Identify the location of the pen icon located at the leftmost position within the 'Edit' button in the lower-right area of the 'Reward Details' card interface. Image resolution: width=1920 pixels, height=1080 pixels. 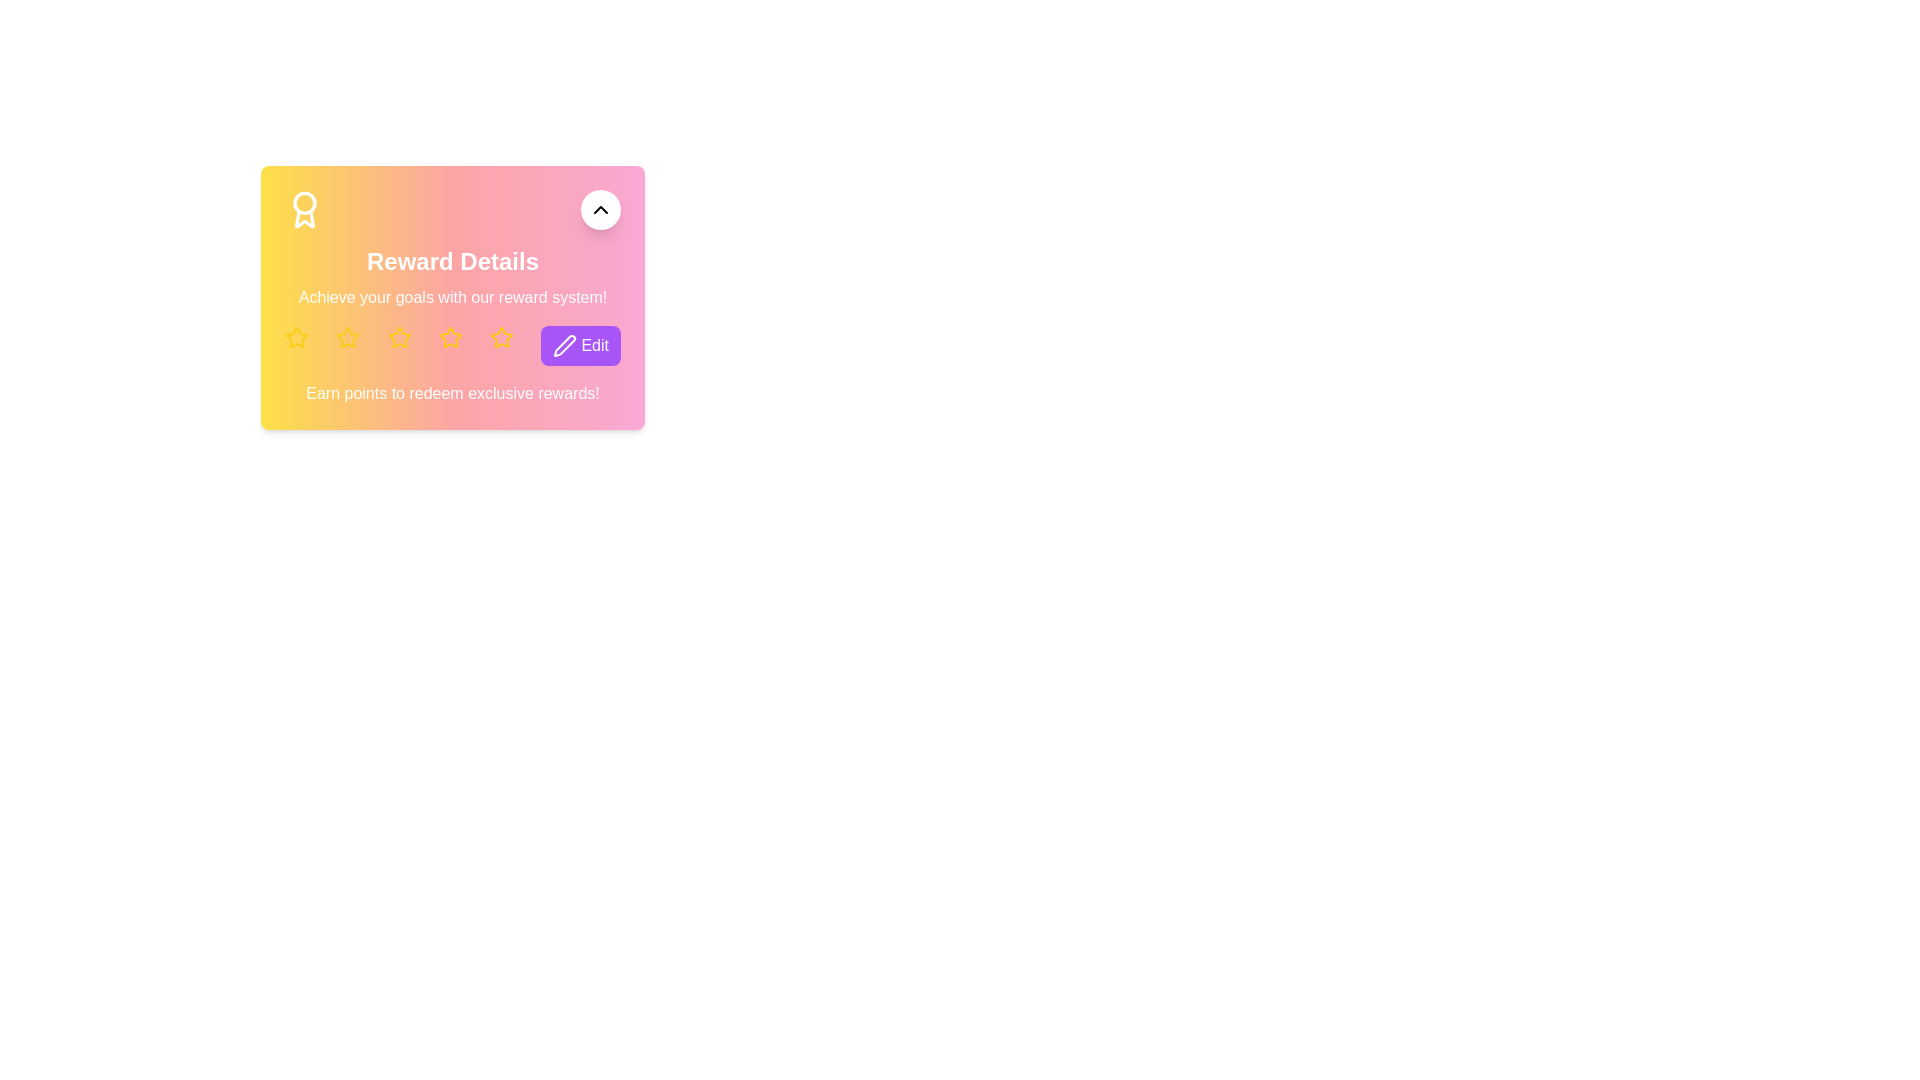
(564, 345).